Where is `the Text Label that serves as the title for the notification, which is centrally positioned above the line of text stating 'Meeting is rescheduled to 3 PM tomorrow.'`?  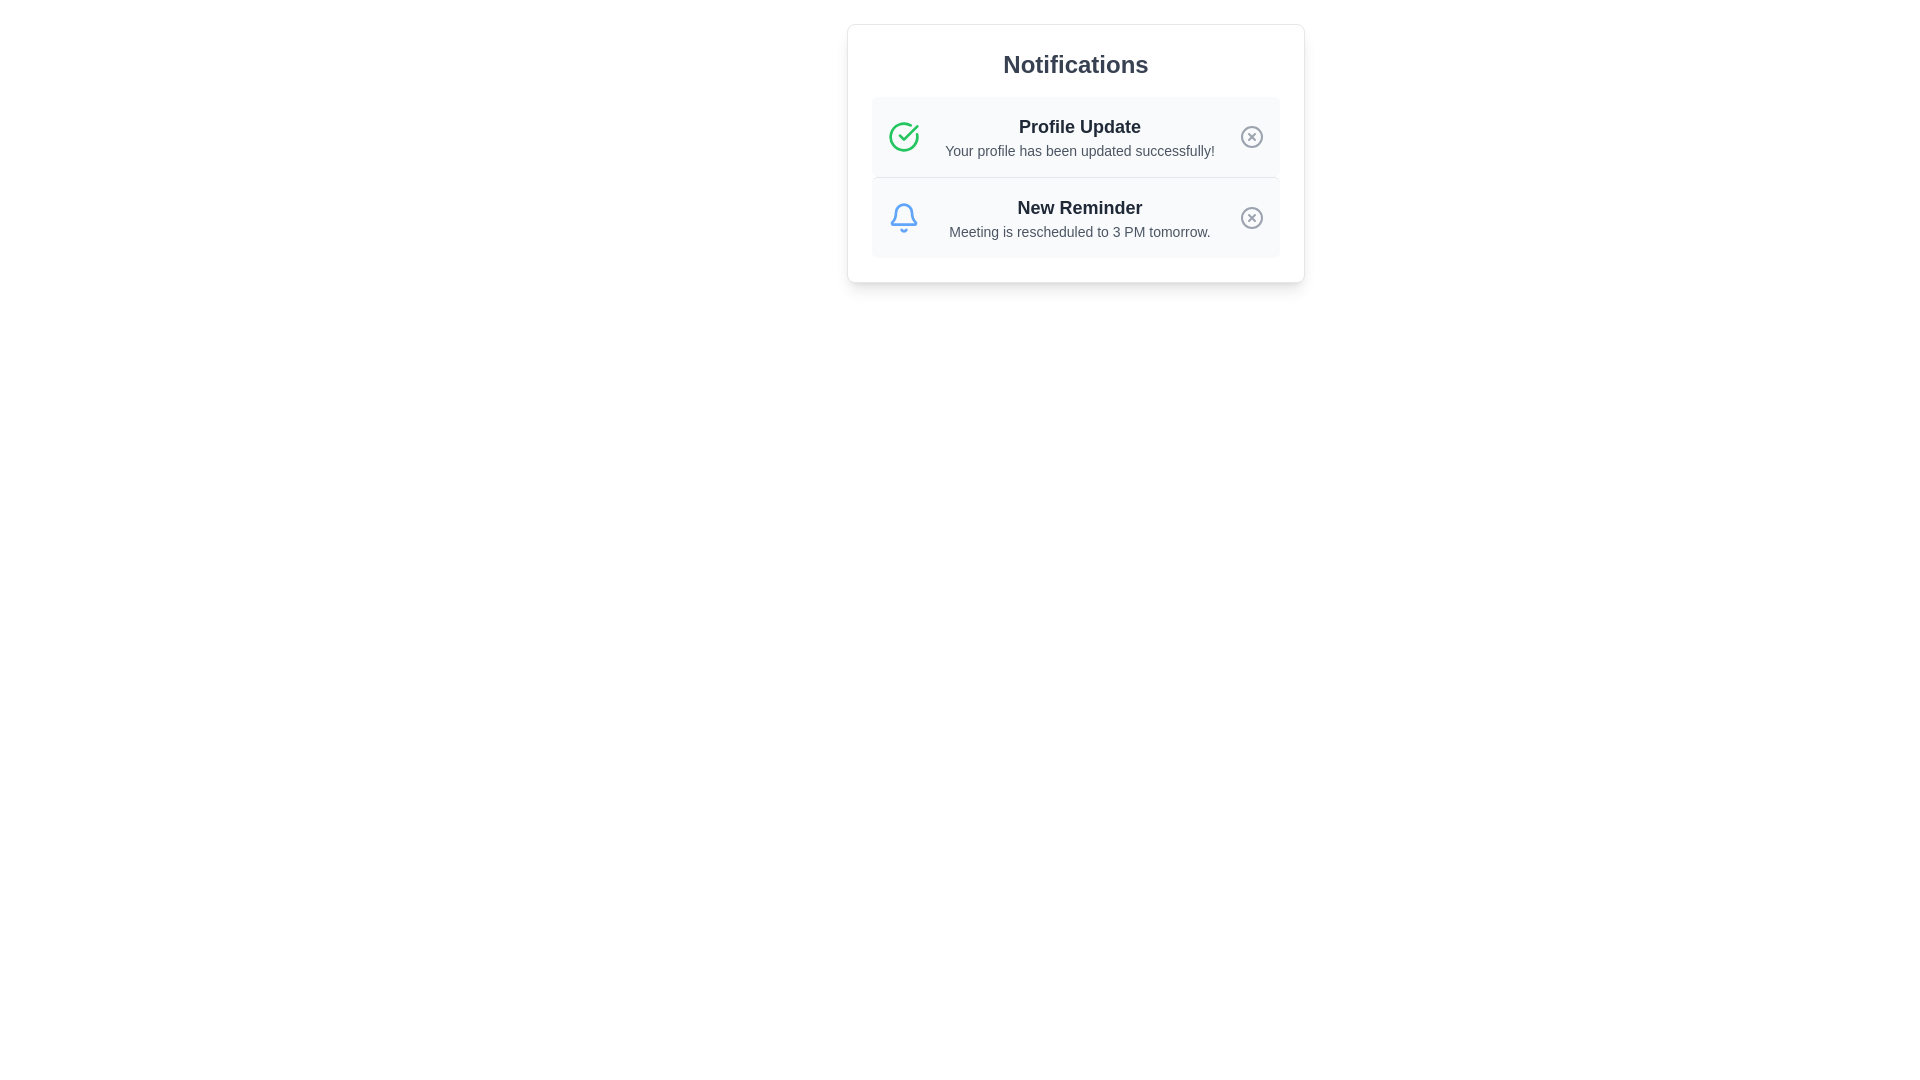 the Text Label that serves as the title for the notification, which is centrally positioned above the line of text stating 'Meeting is rescheduled to 3 PM tomorrow.' is located at coordinates (1079, 208).